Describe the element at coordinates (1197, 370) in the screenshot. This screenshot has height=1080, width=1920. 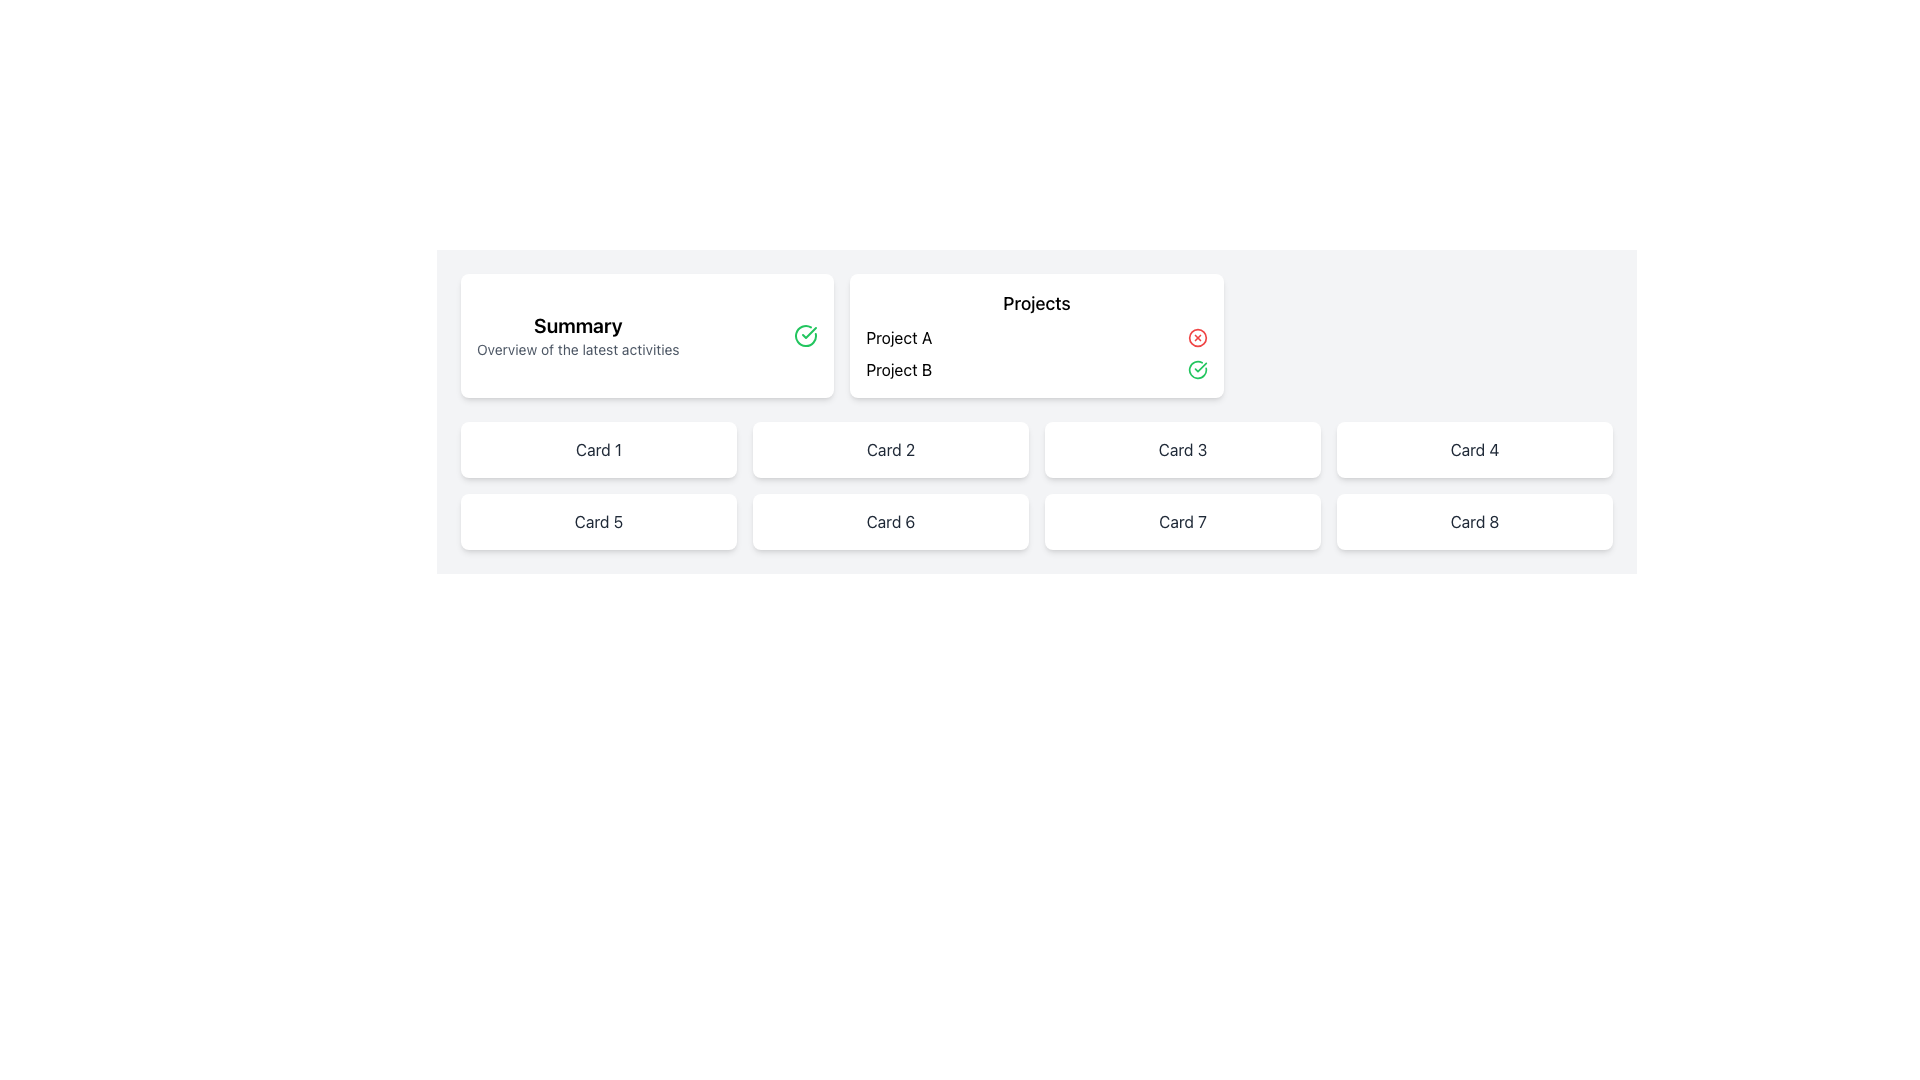
I see `the status indicator icon for 'Project B'` at that location.